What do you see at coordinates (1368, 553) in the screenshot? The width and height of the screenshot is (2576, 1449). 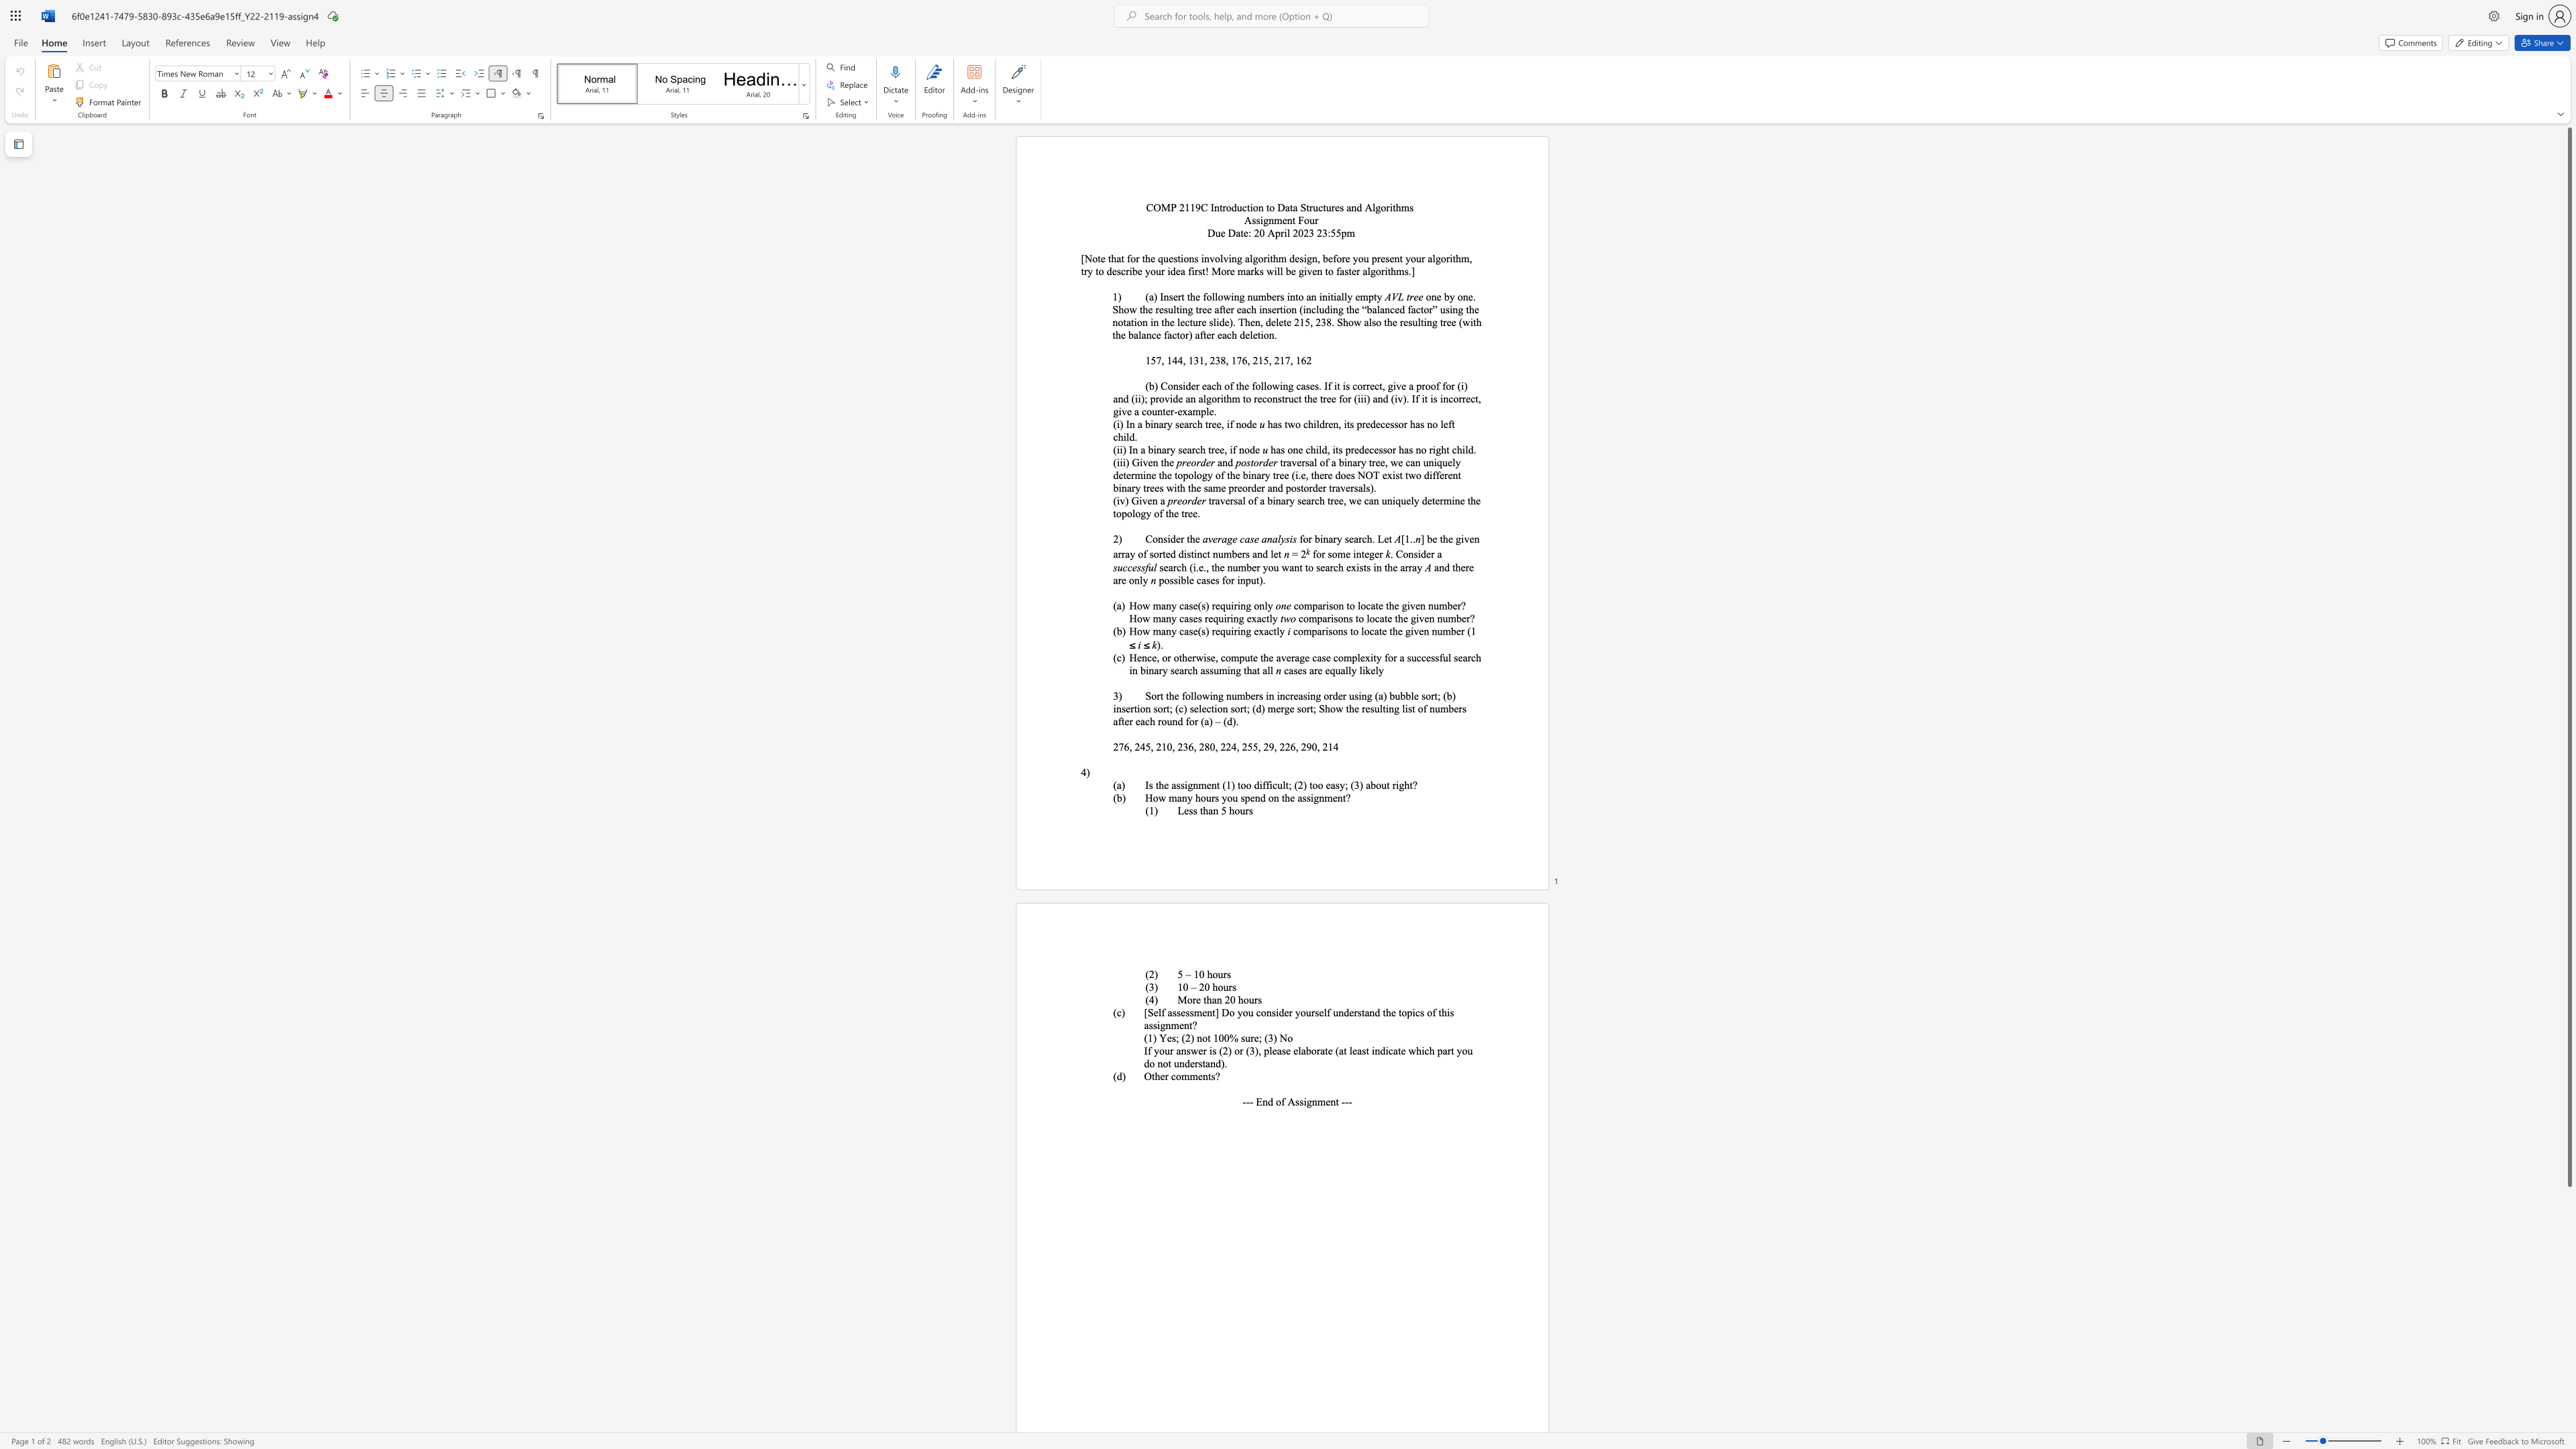 I see `the subset text "ge" within the text "for some integer"` at bounding box center [1368, 553].